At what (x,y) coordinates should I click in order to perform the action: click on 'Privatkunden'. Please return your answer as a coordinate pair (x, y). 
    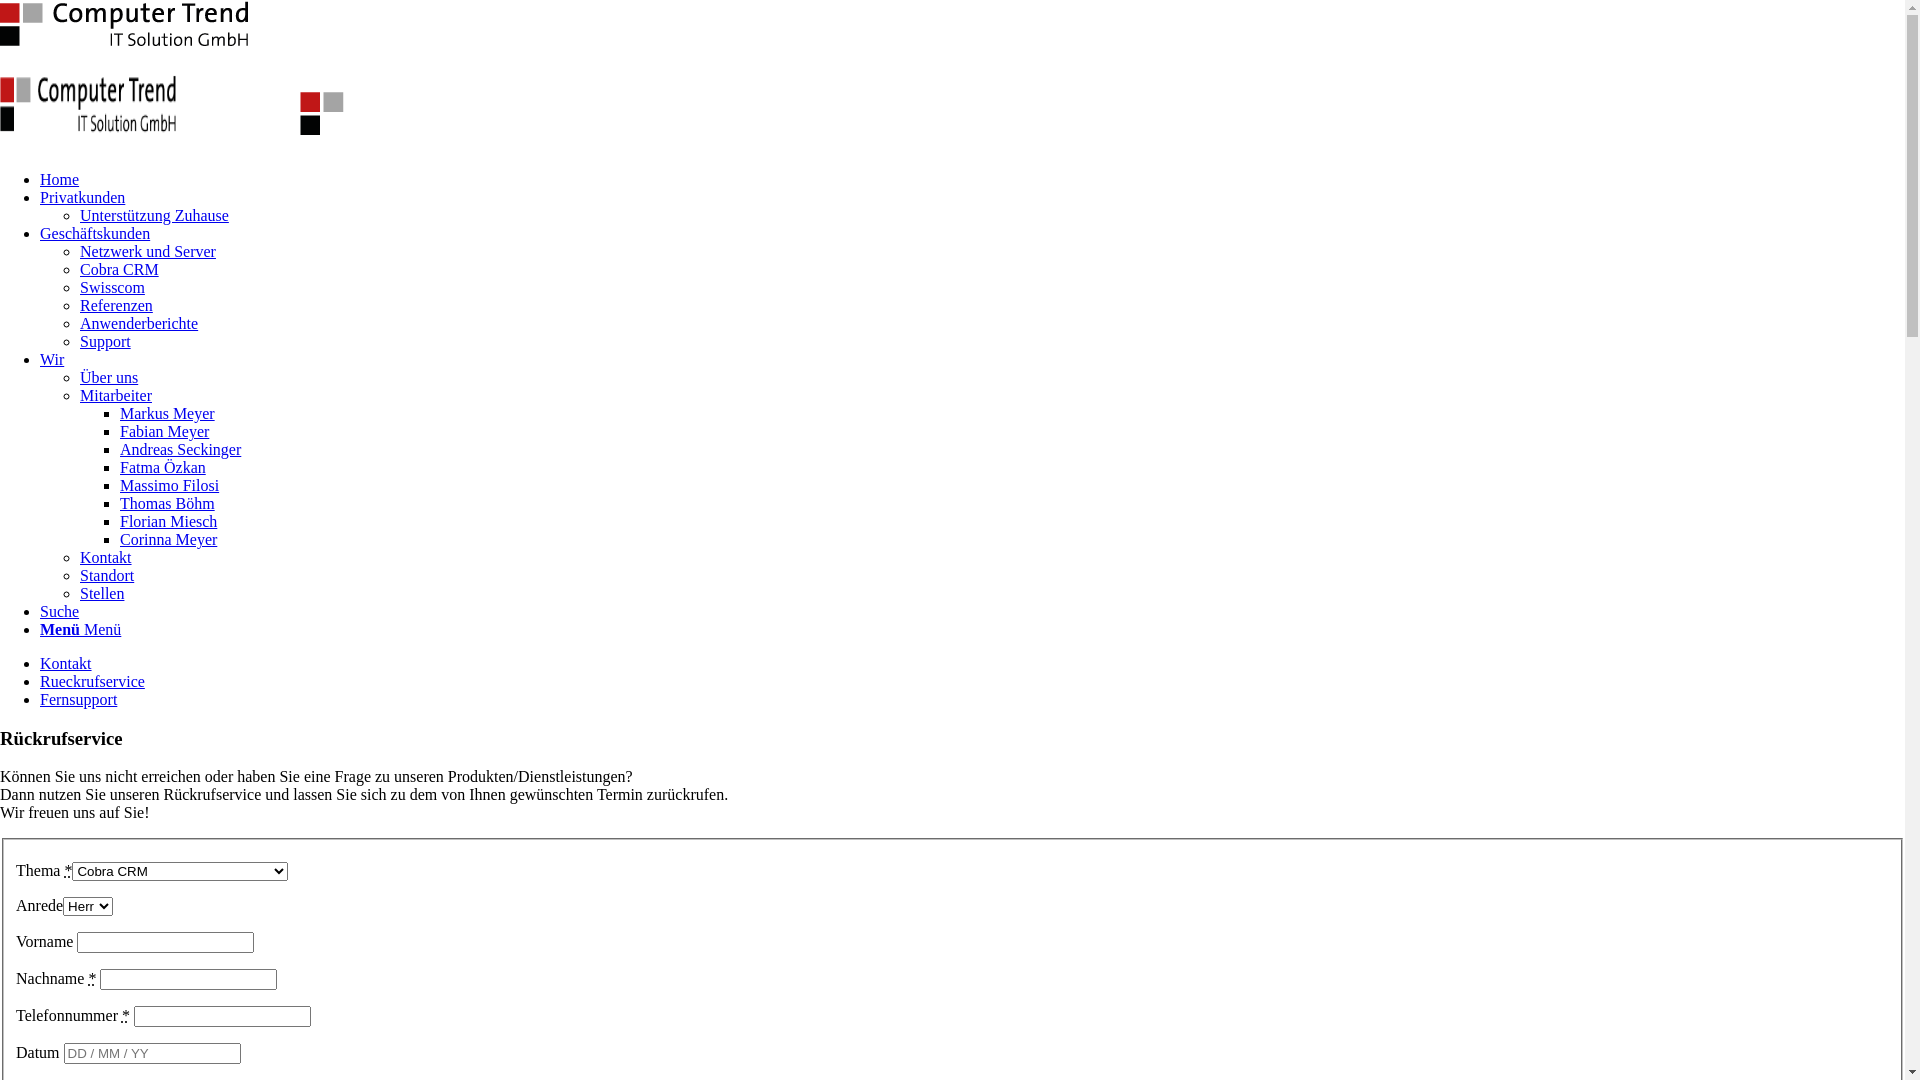
    Looking at the image, I should click on (81, 197).